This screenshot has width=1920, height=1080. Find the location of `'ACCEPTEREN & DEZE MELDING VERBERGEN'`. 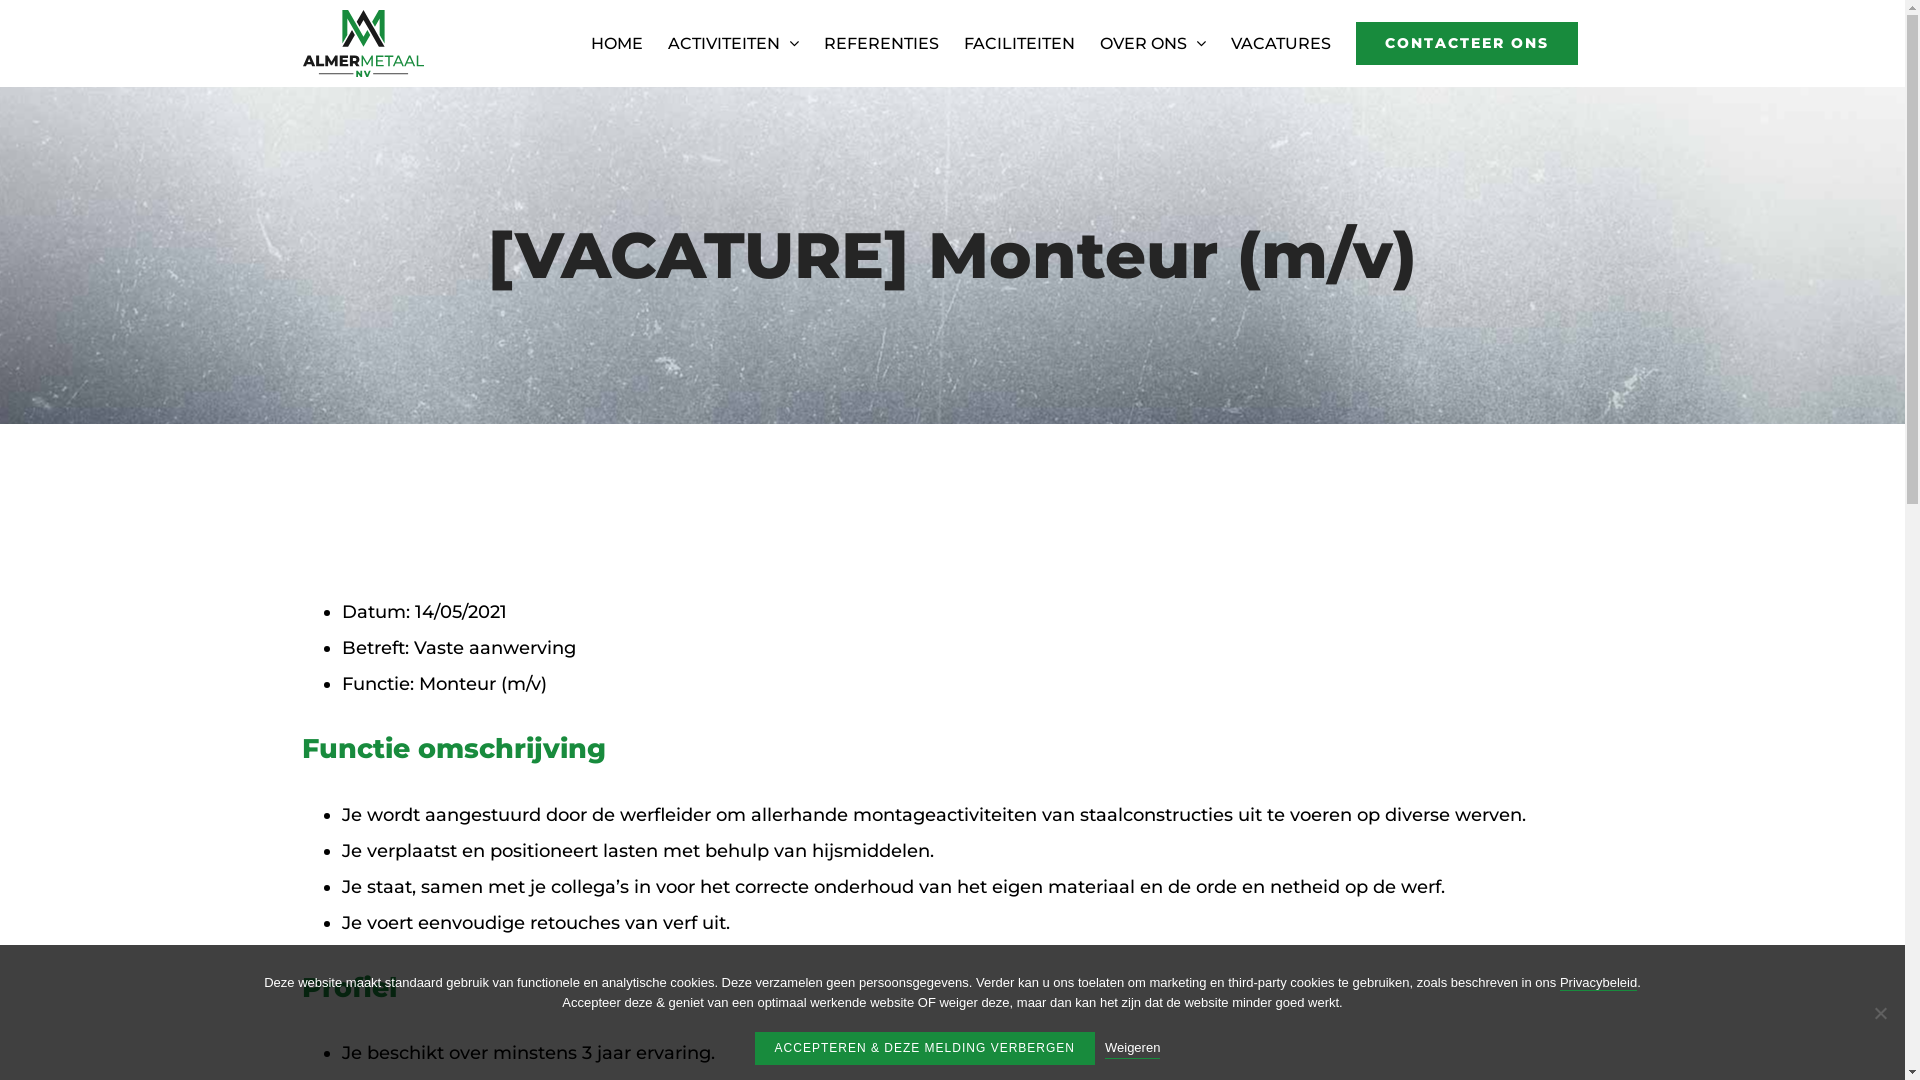

'ACCEPTEREN & DEZE MELDING VERBERGEN' is located at coordinates (924, 1047).